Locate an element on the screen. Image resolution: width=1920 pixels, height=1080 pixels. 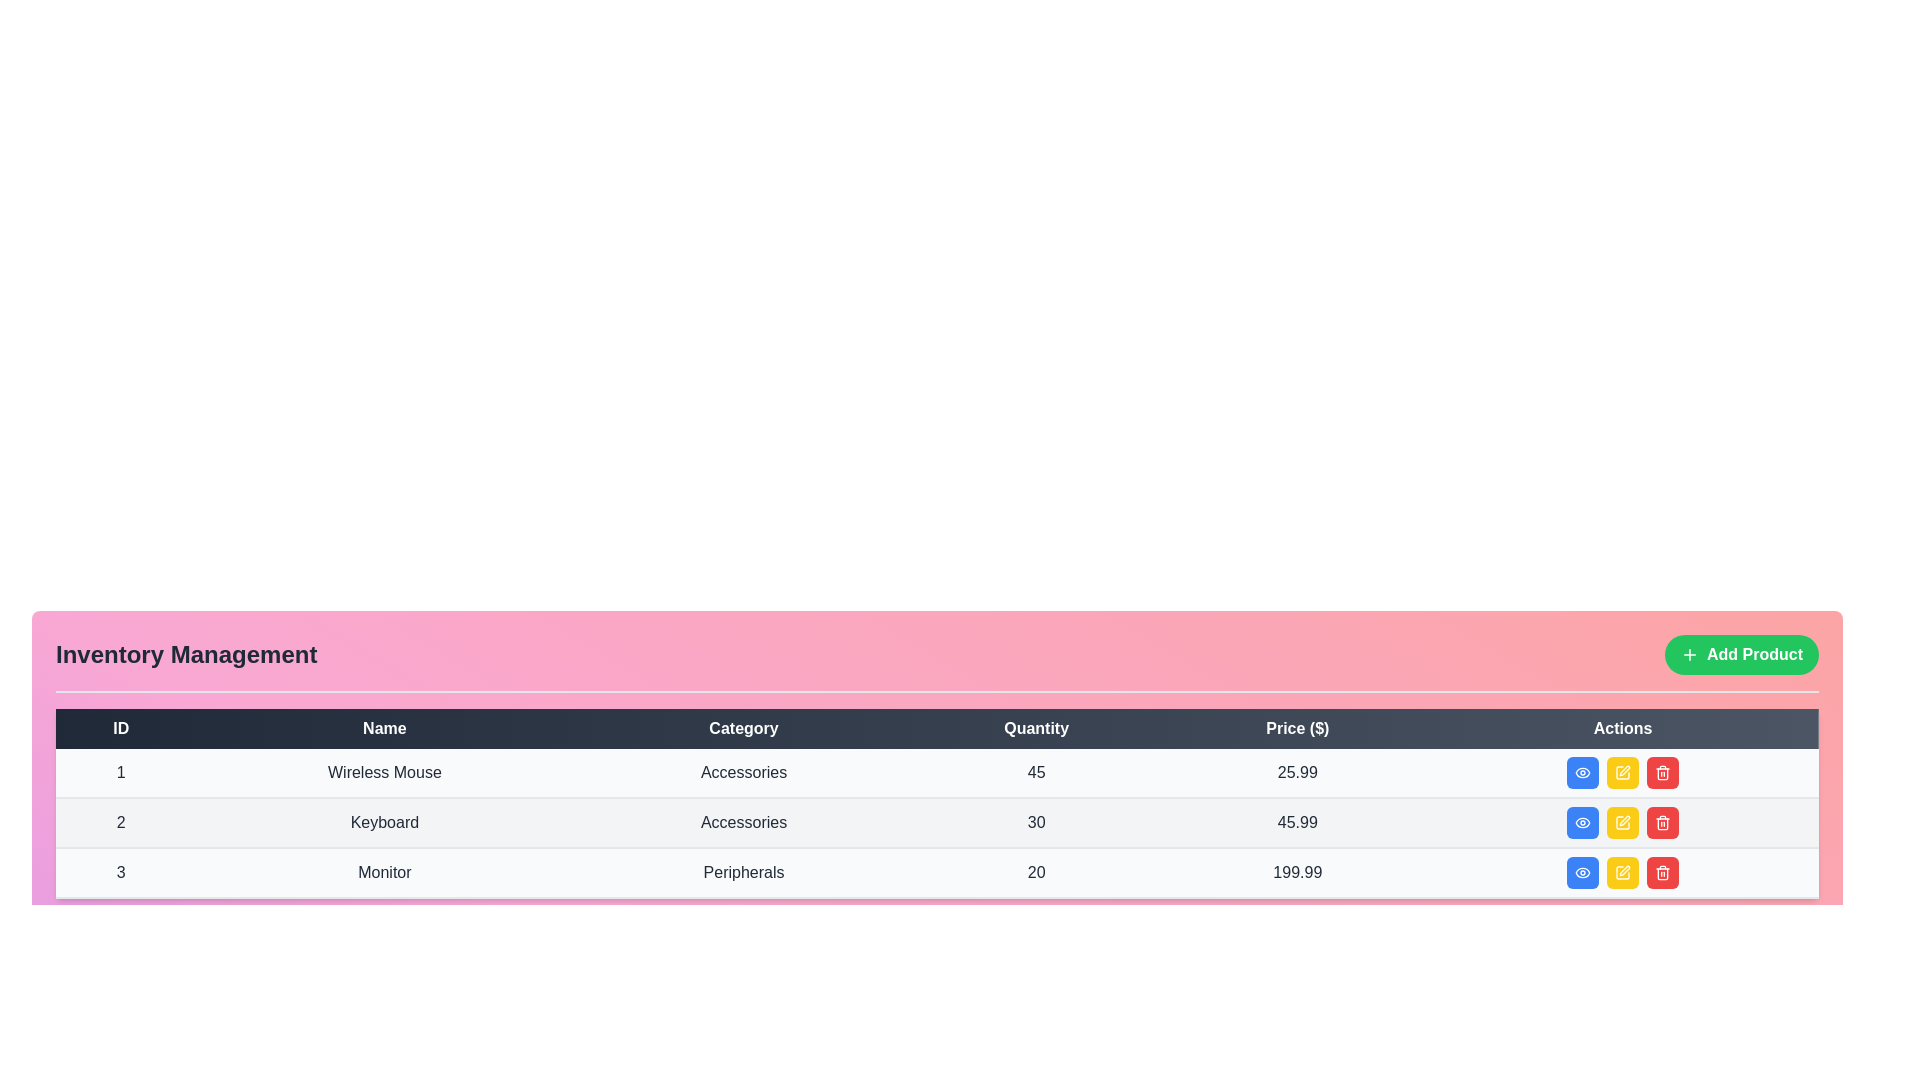
the middle button with a yellow background under the 'Actions' column for the product 'Keyboard' to initiate editing is located at coordinates (1623, 822).